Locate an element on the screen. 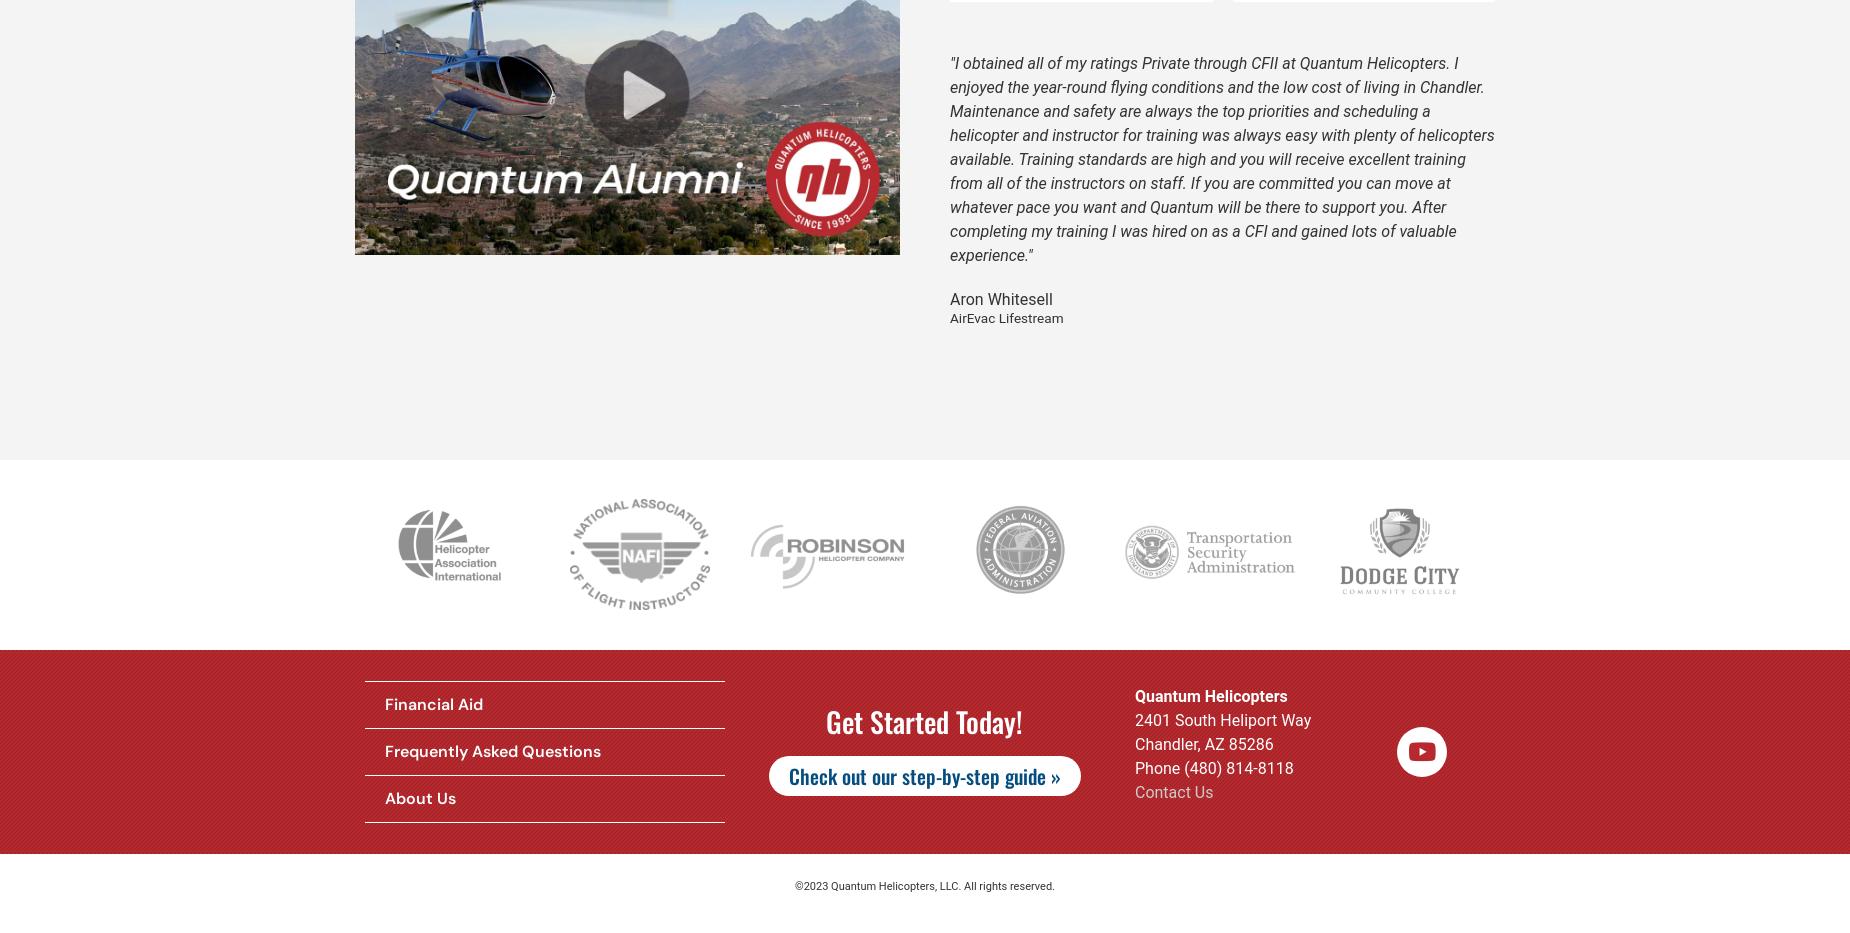 This screenshot has width=1850, height=933. 'Frequently Asked Questions' is located at coordinates (493, 749).